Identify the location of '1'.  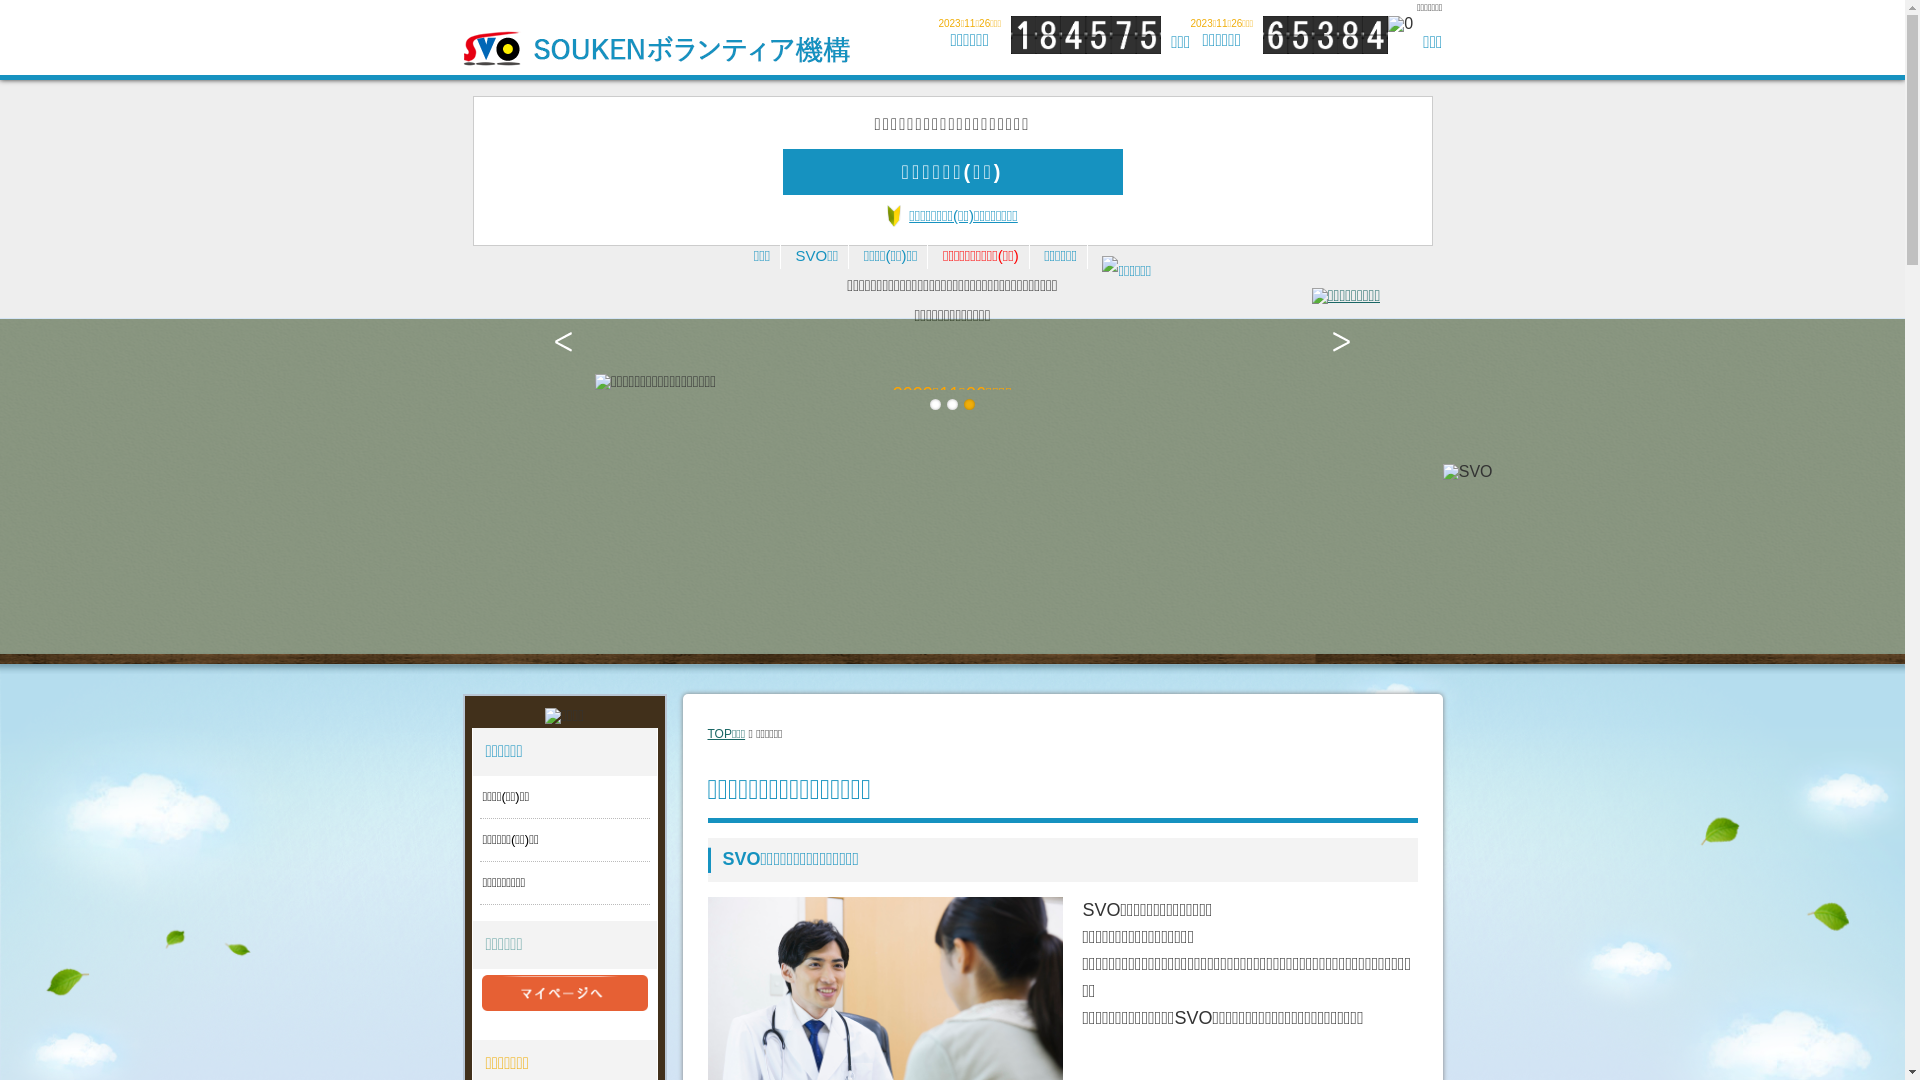
(934, 404).